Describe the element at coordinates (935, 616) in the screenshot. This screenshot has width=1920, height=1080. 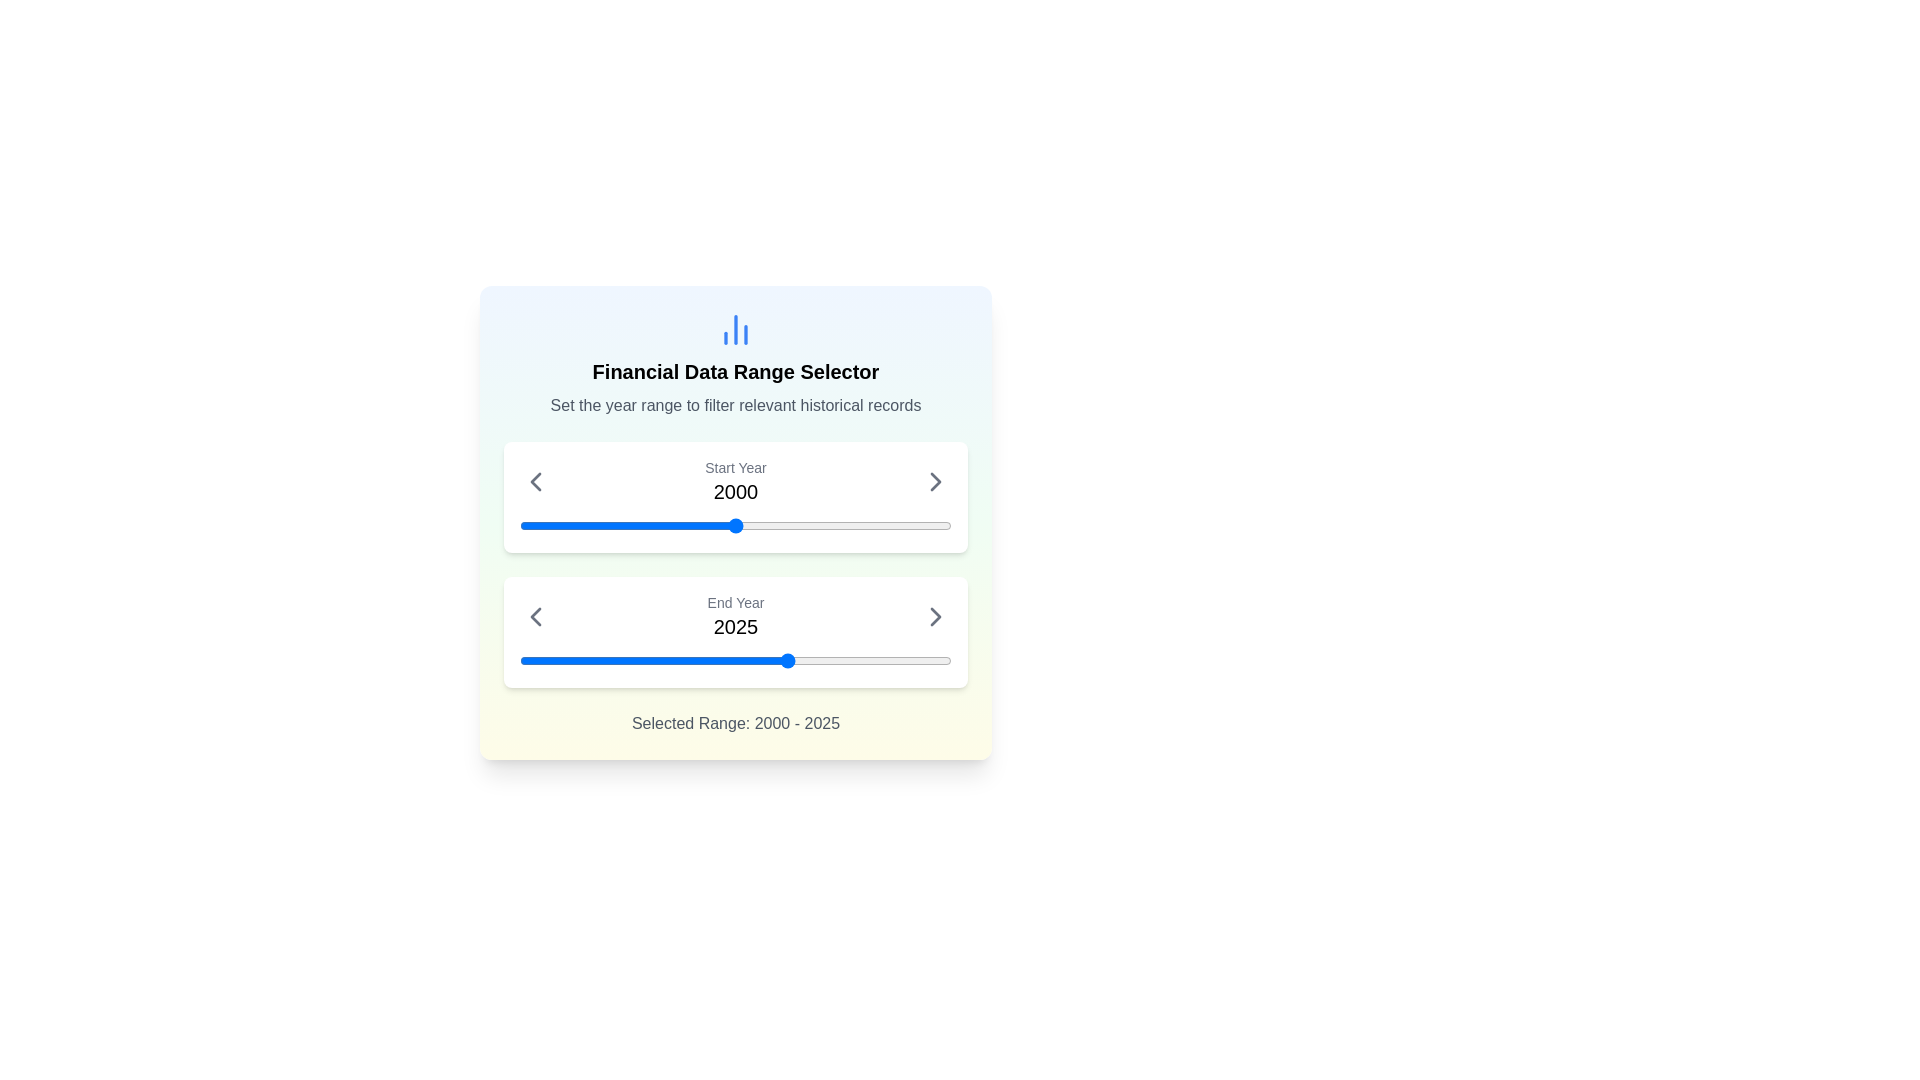
I see `the chevron icon located on the lower row within the 'End Year' selector to increment the year value` at that location.